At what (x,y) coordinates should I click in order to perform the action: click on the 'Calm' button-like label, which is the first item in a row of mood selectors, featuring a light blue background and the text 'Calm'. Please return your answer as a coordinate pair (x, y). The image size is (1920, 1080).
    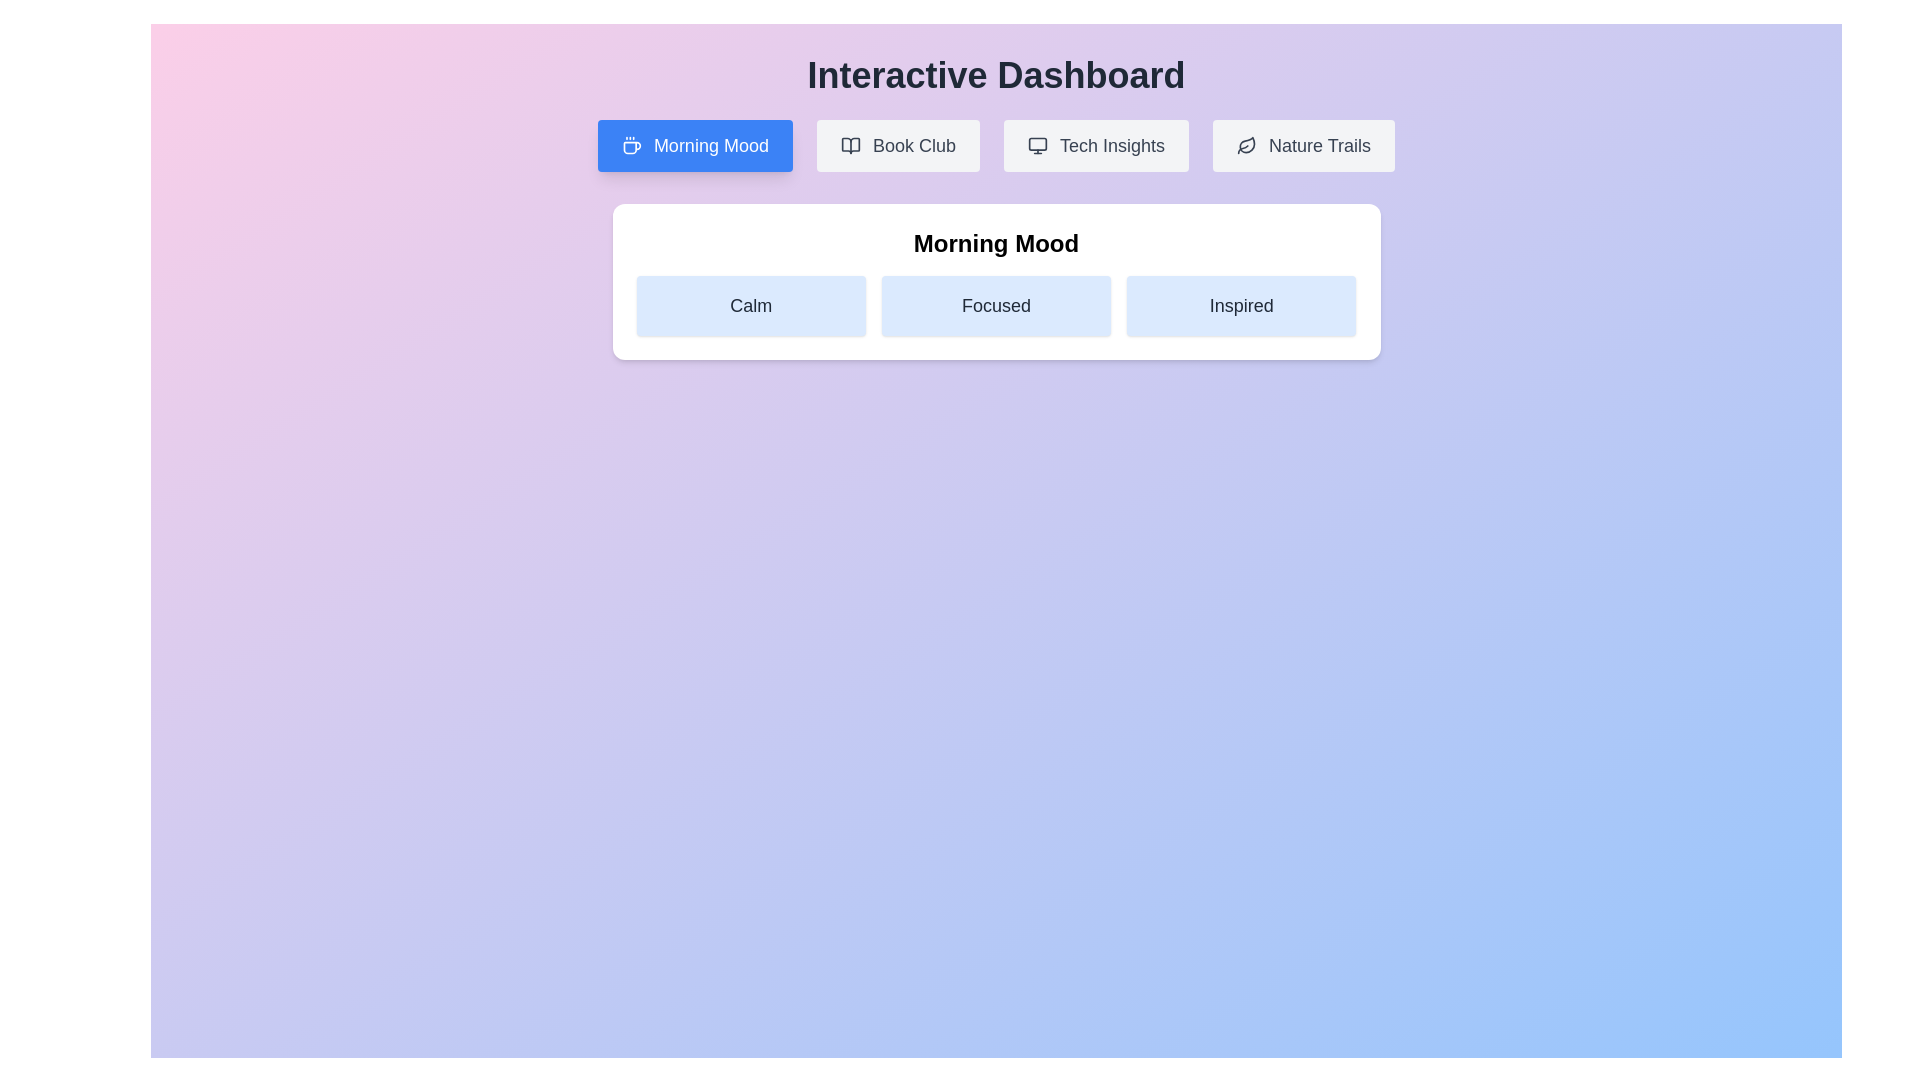
    Looking at the image, I should click on (750, 305).